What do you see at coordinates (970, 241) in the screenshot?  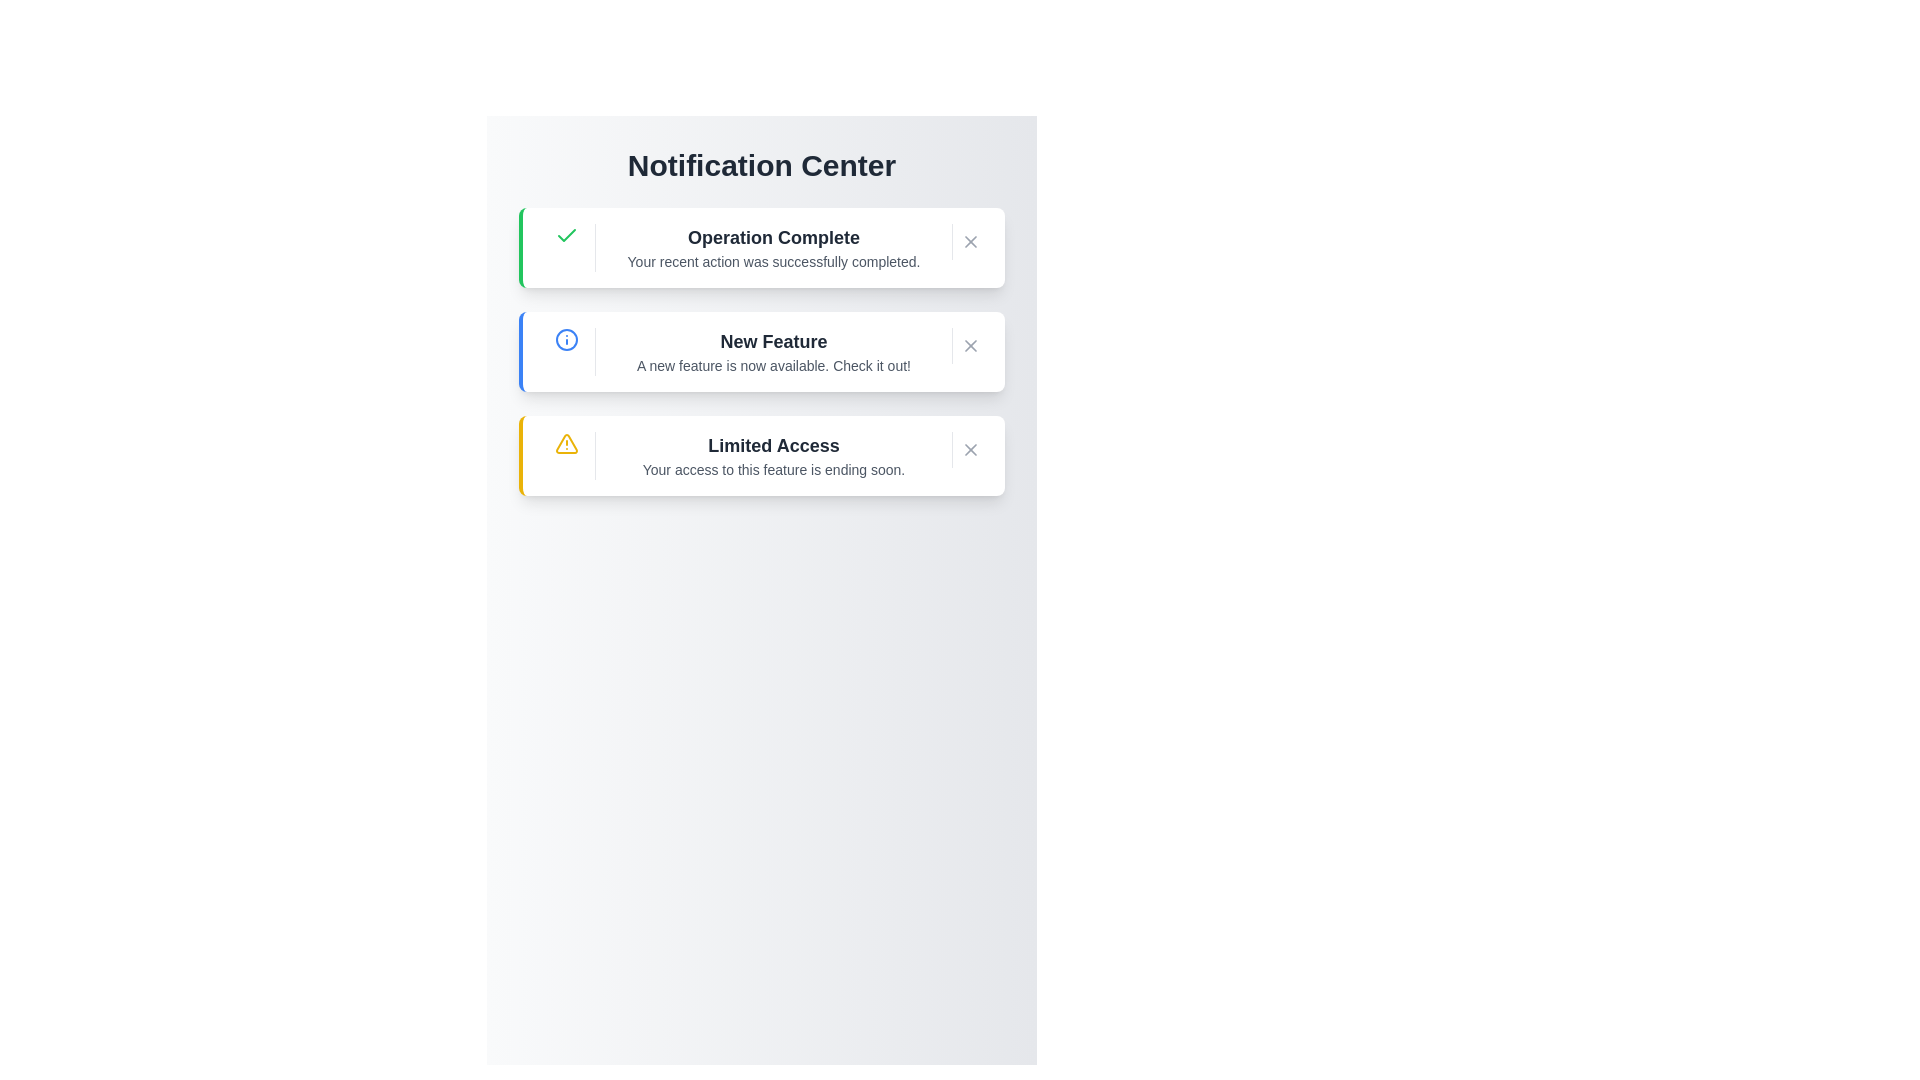 I see `the close button located at the upper-right corner of the 'Operation Complete' notification card` at bounding box center [970, 241].